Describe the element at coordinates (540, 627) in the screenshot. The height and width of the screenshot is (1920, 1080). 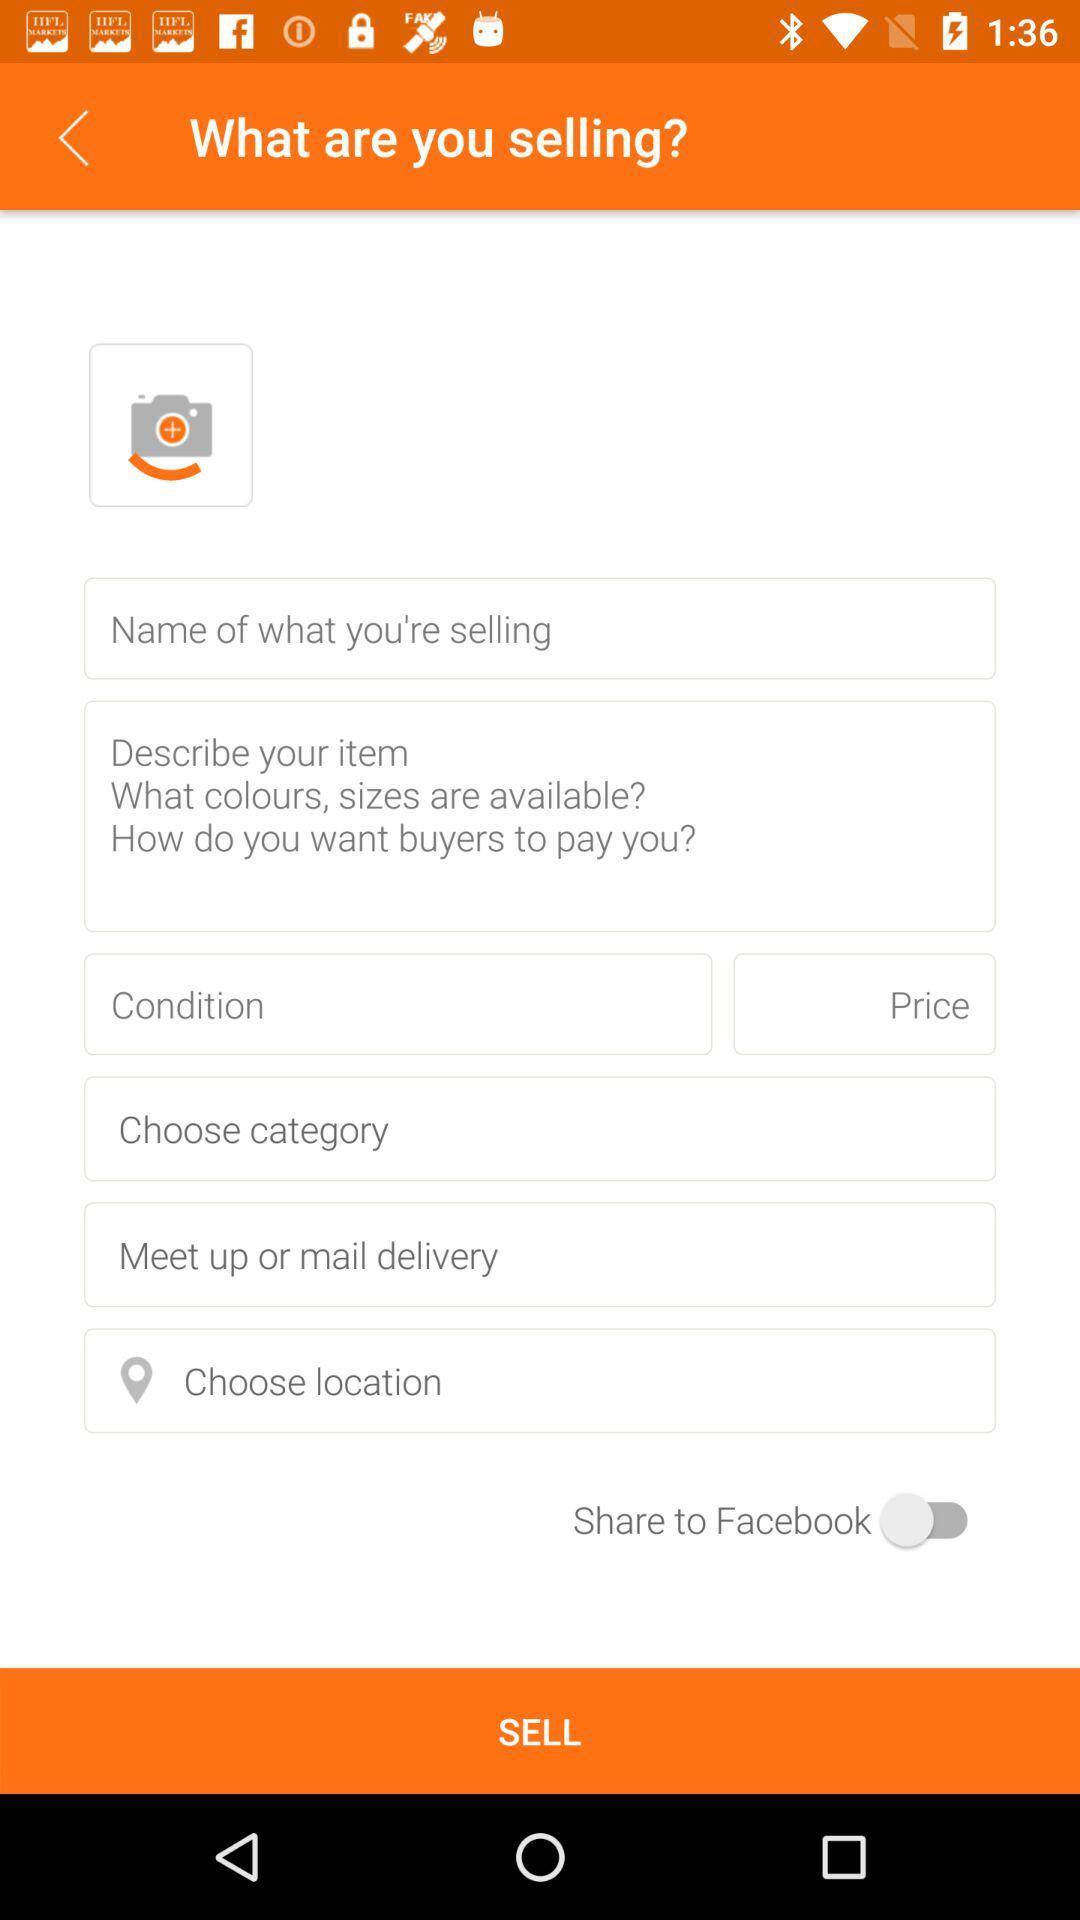
I see `name` at that location.